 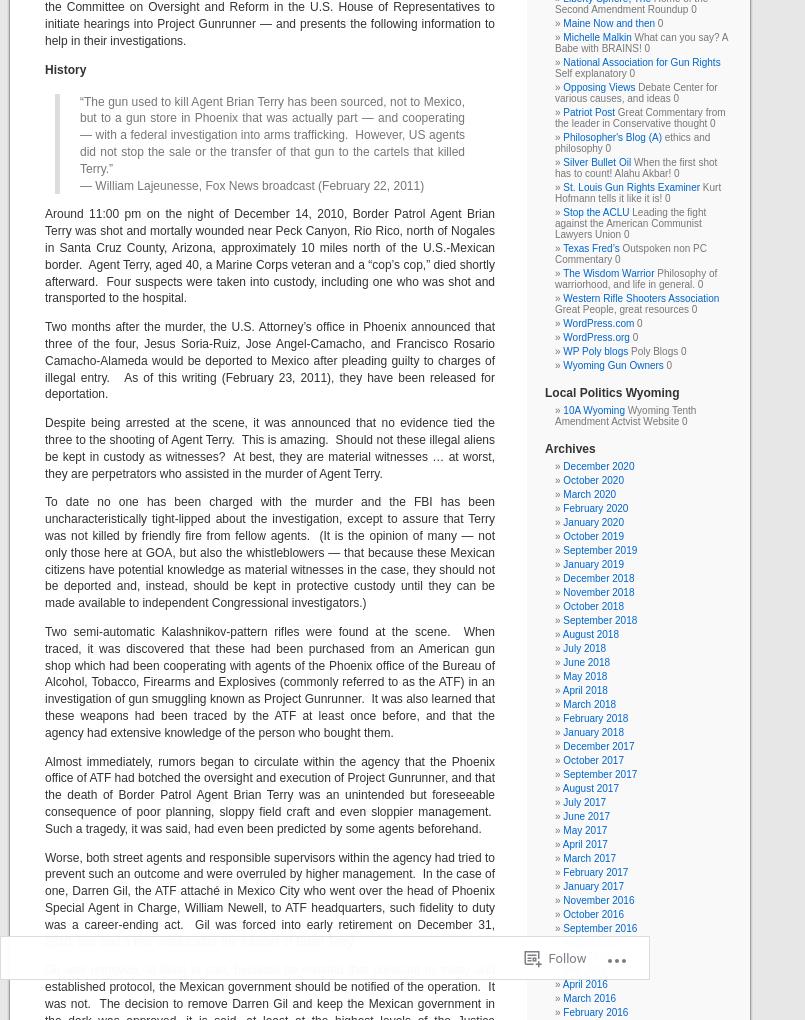 What do you see at coordinates (589, 494) in the screenshot?
I see `'March 2020'` at bounding box center [589, 494].